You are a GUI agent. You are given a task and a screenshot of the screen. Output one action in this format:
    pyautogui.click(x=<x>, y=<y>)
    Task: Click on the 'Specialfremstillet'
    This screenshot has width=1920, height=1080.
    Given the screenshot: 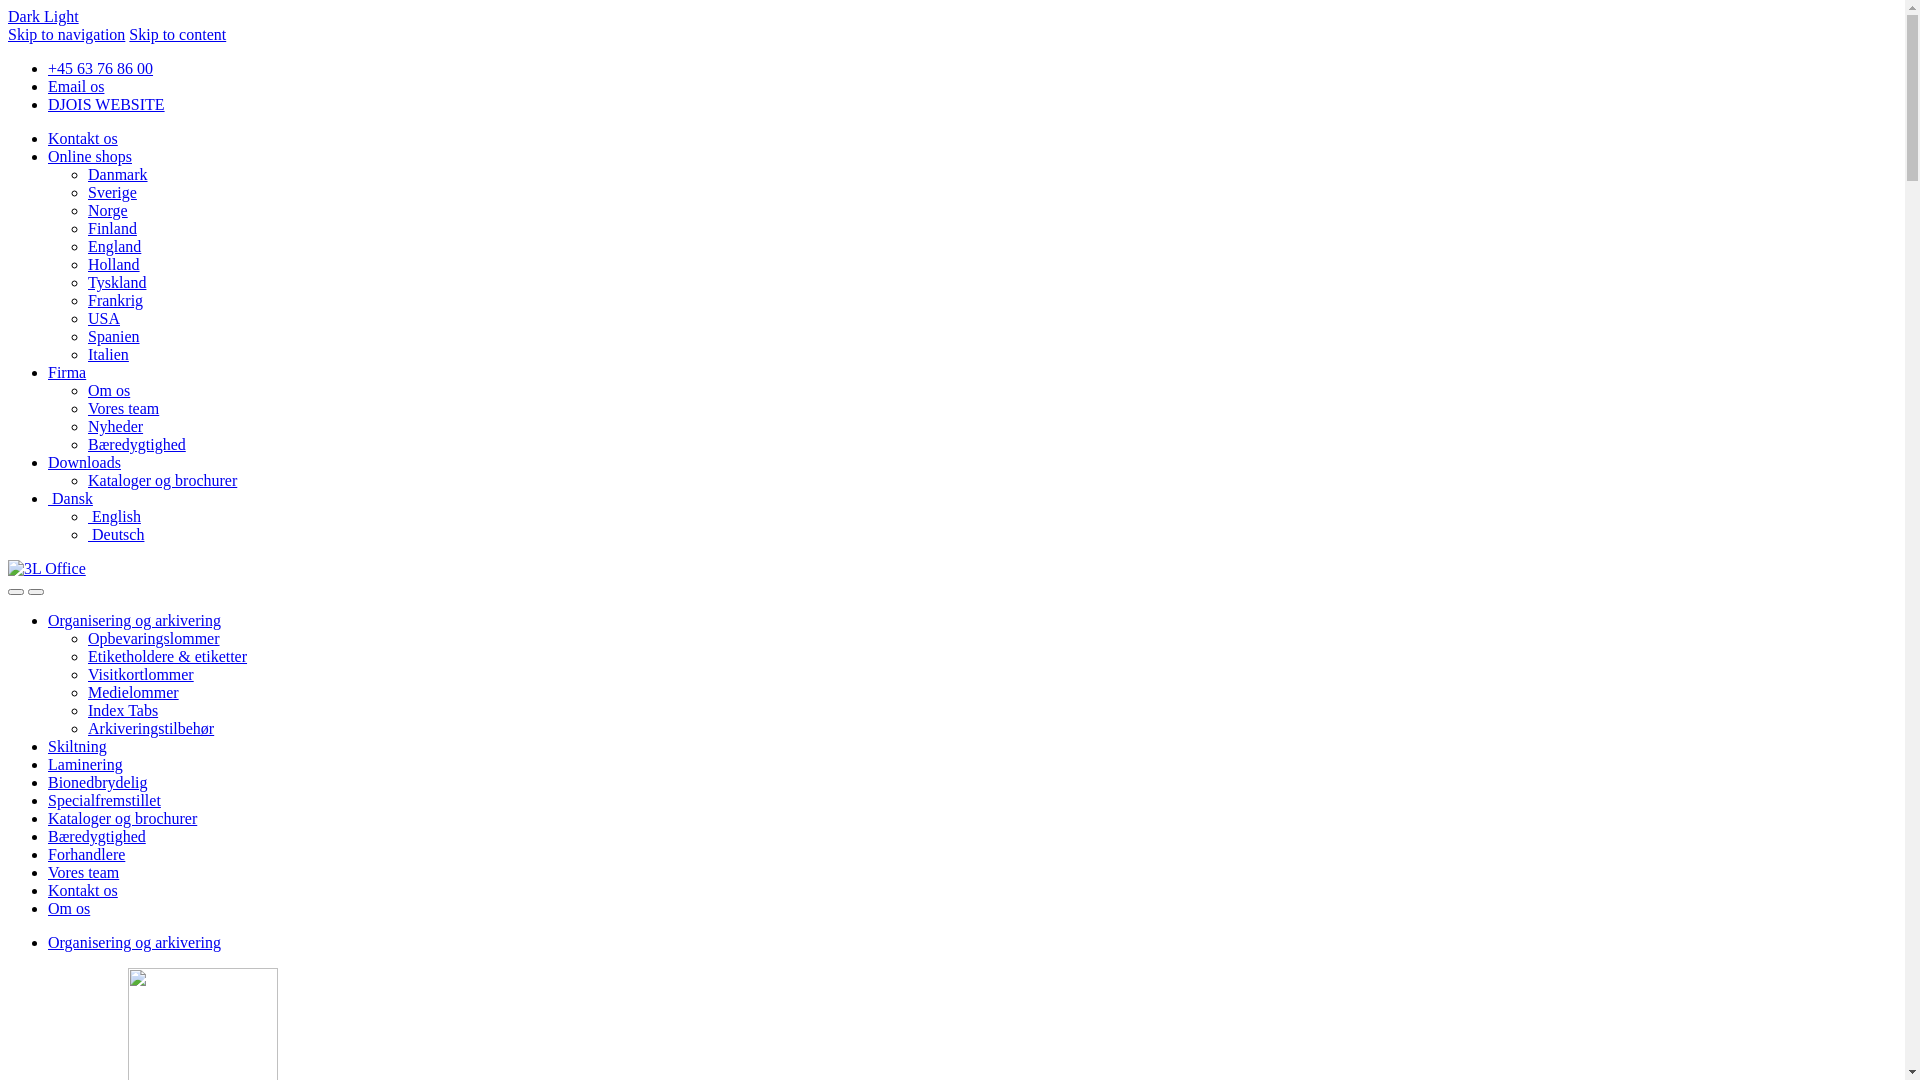 What is the action you would take?
    pyautogui.click(x=103, y=799)
    